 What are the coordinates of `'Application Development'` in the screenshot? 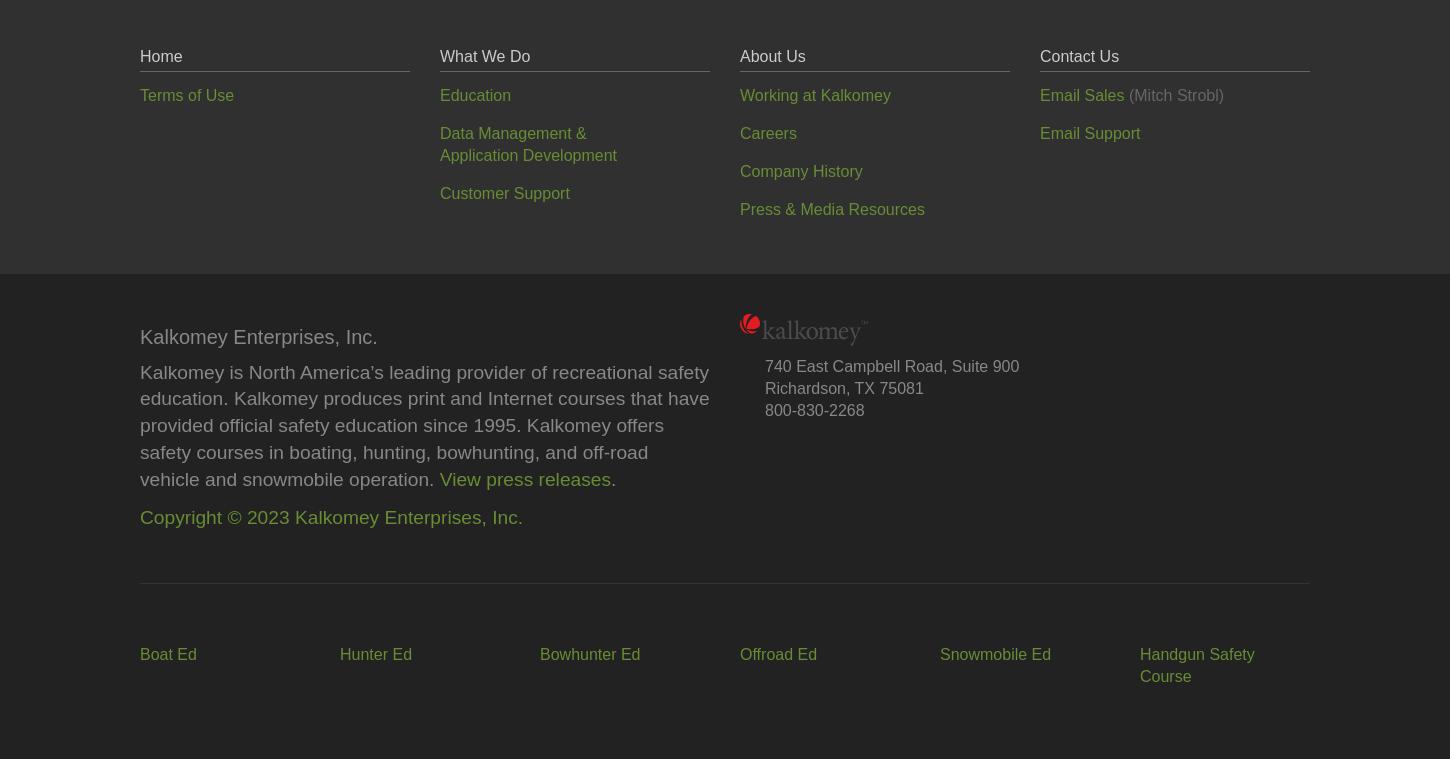 It's located at (528, 154).